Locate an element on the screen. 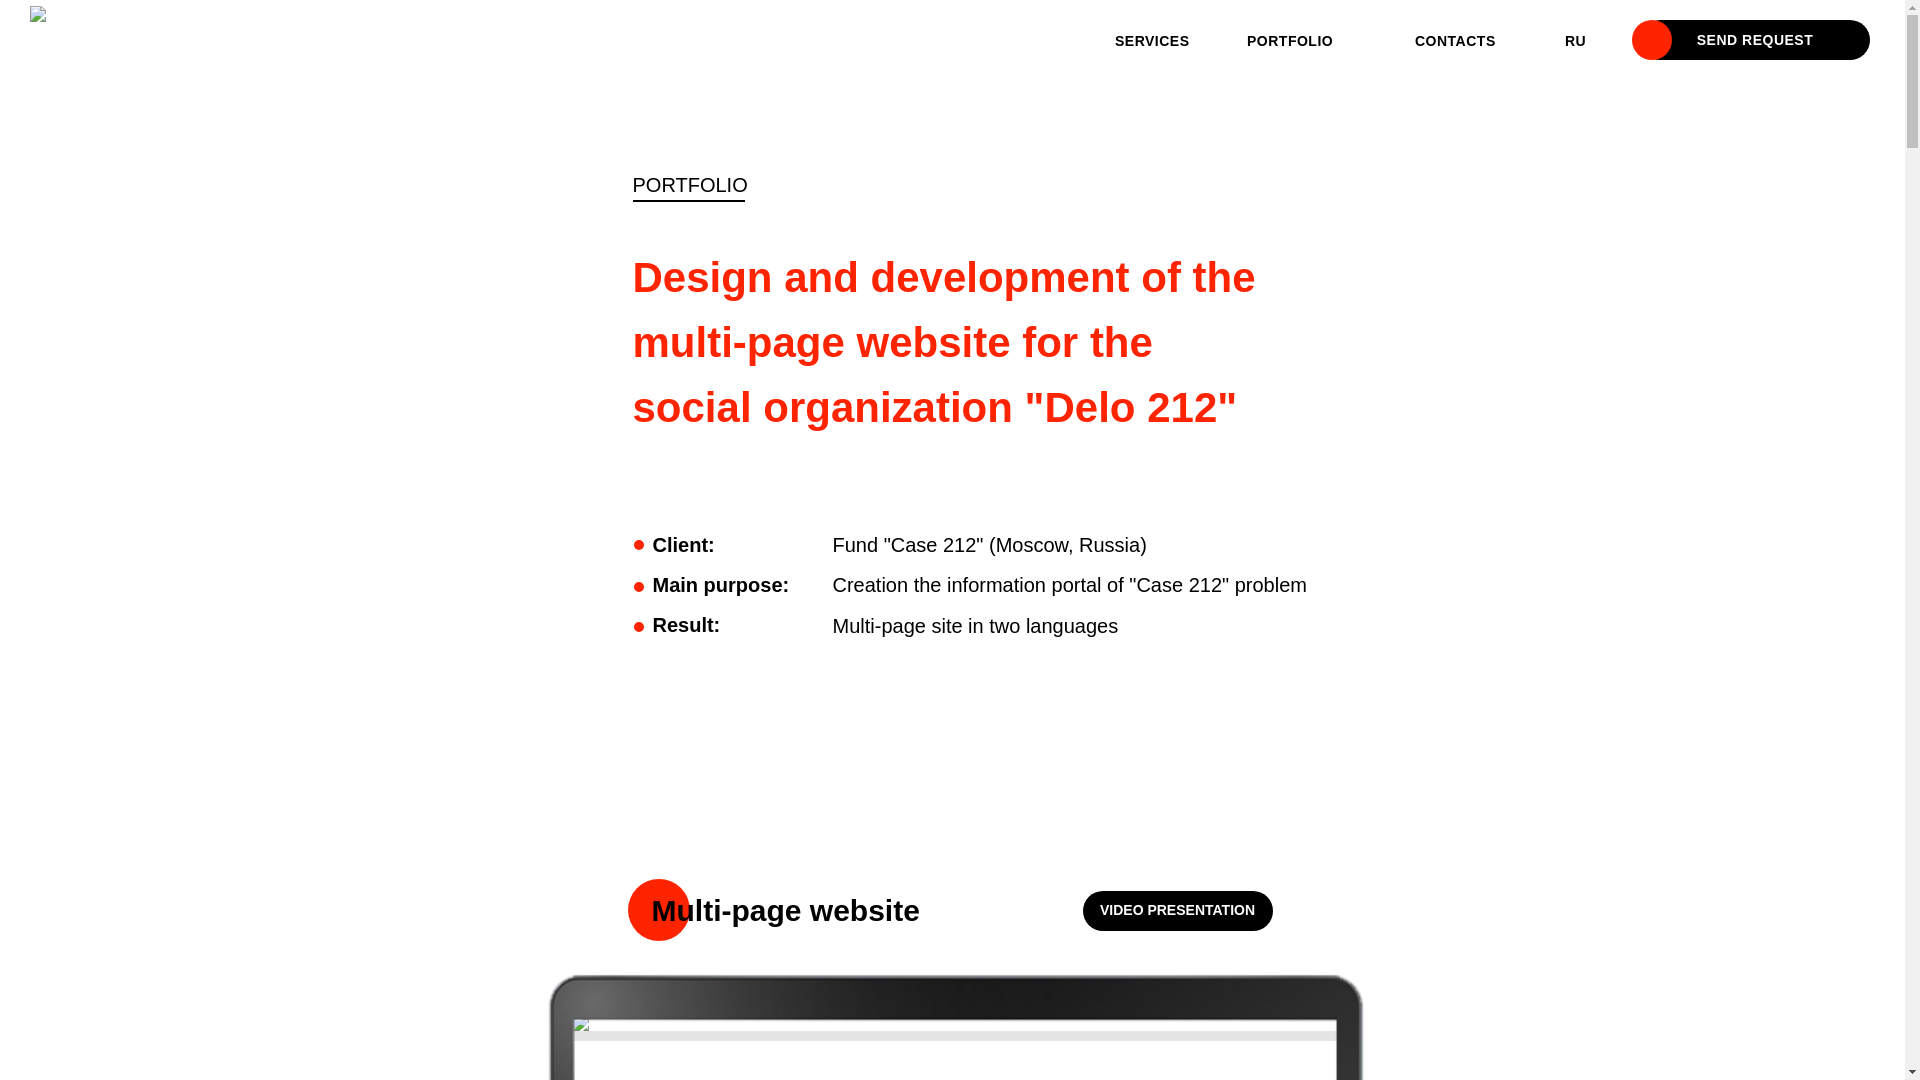 This screenshot has height=1080, width=1920. 'CONTACTS' is located at coordinates (1455, 41).